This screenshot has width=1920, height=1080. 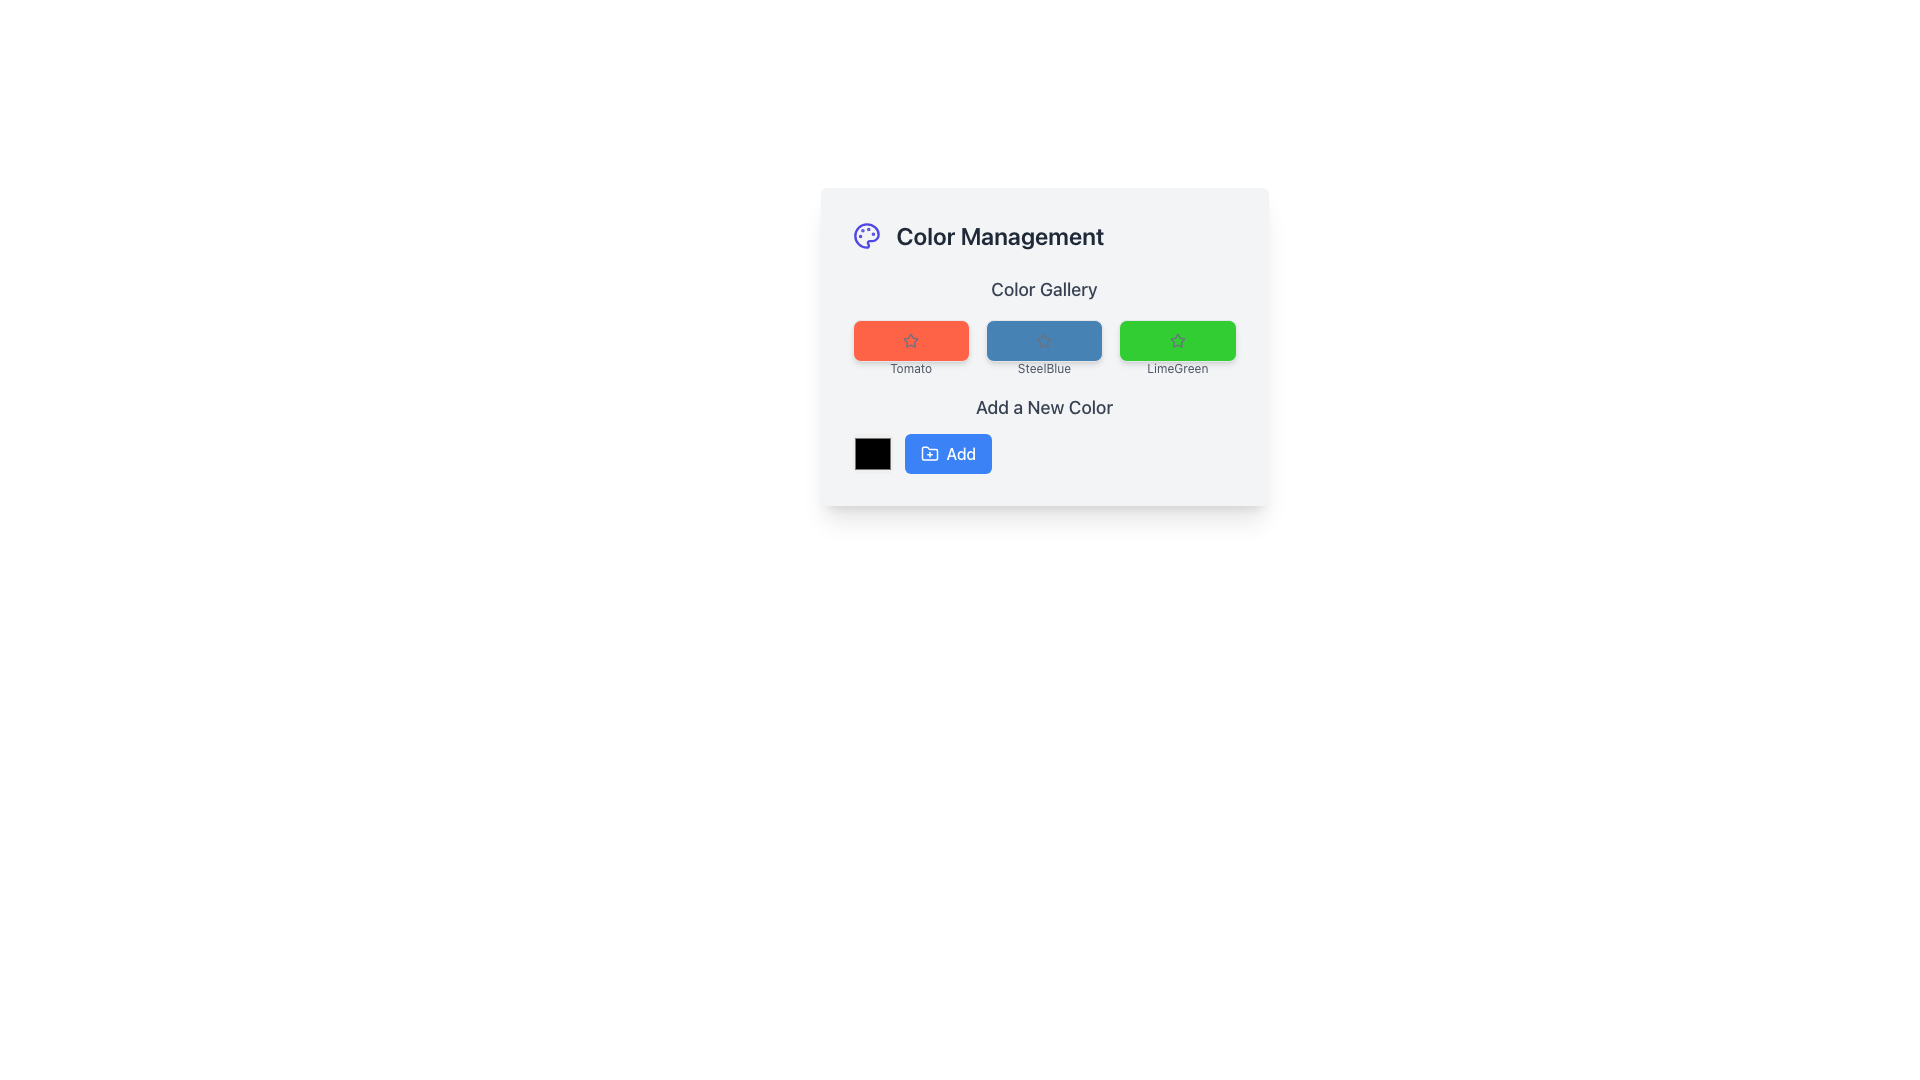 I want to click on text label 'LimeGreen' that is styled in a light gray font and positioned directly beneath the green rectangle in the 'Color Gallery' section, so click(x=1177, y=369).